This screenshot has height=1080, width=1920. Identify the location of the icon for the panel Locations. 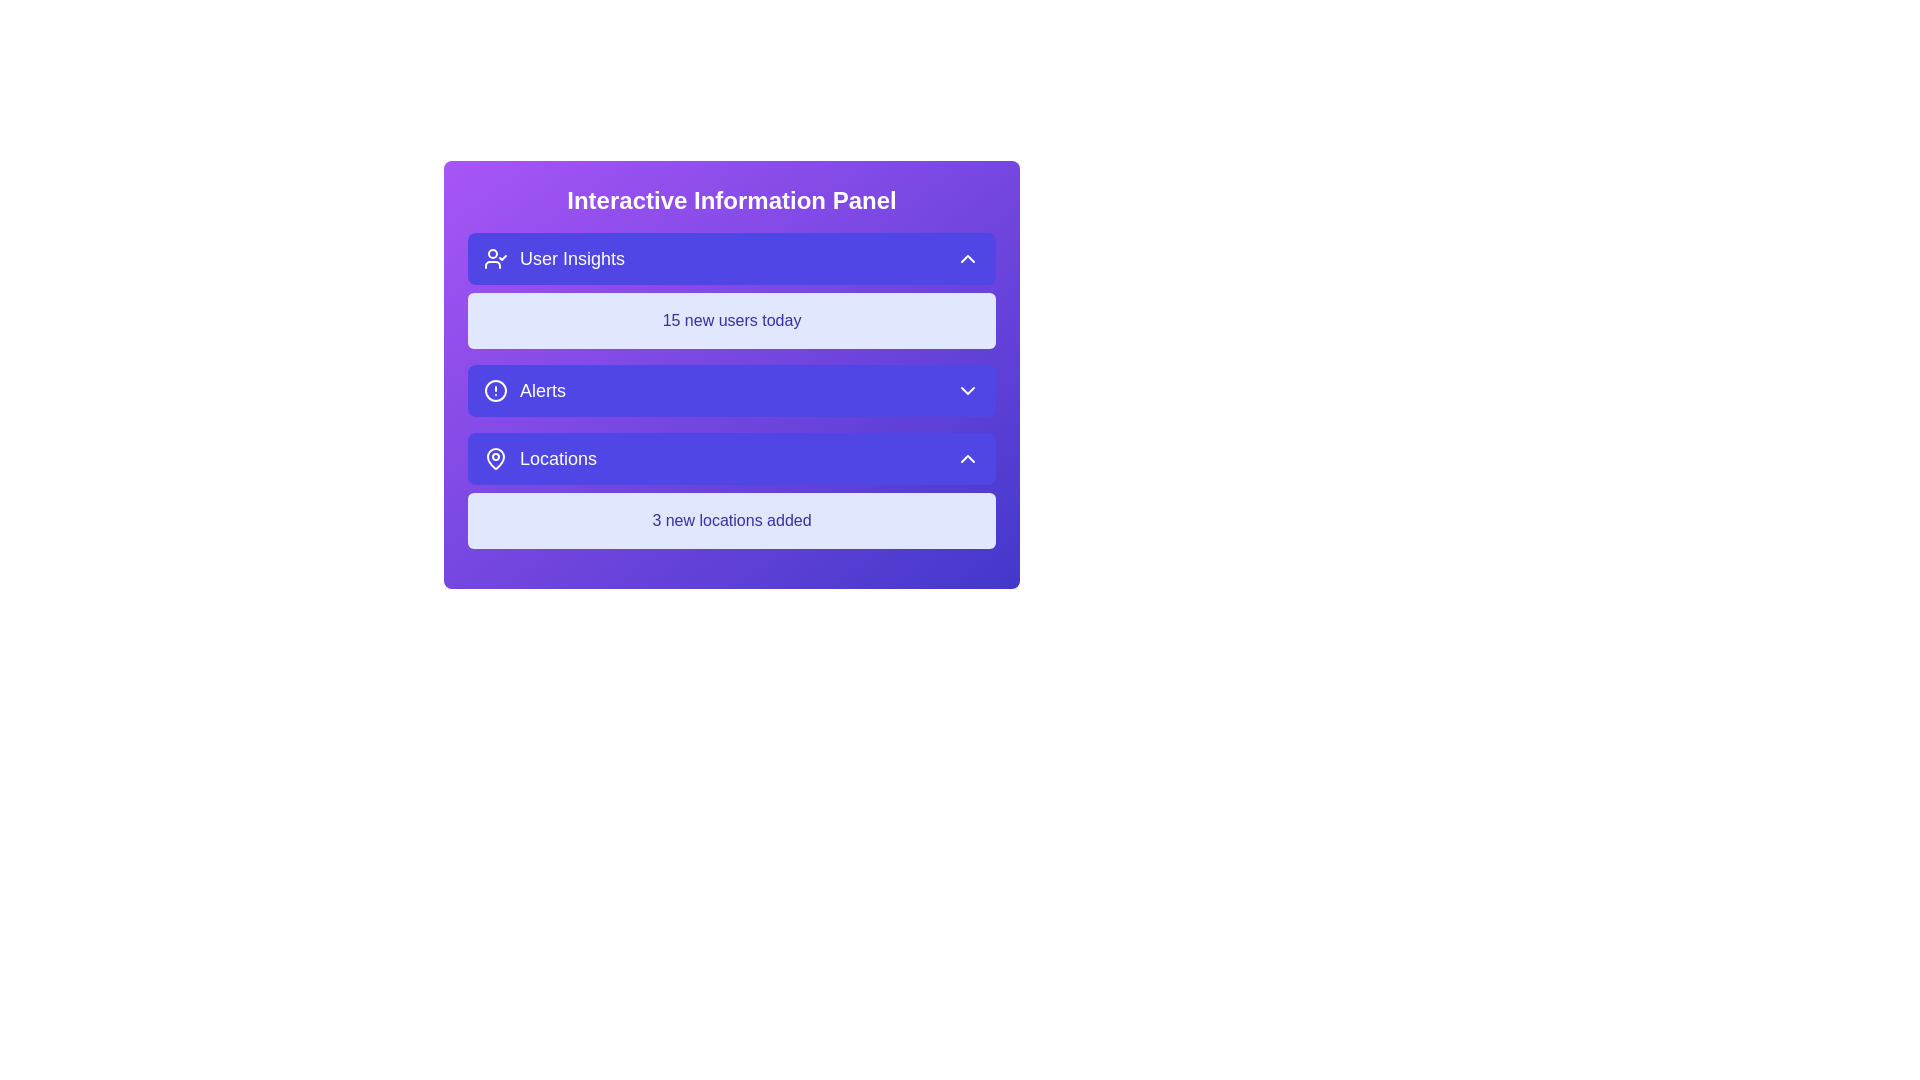
(495, 459).